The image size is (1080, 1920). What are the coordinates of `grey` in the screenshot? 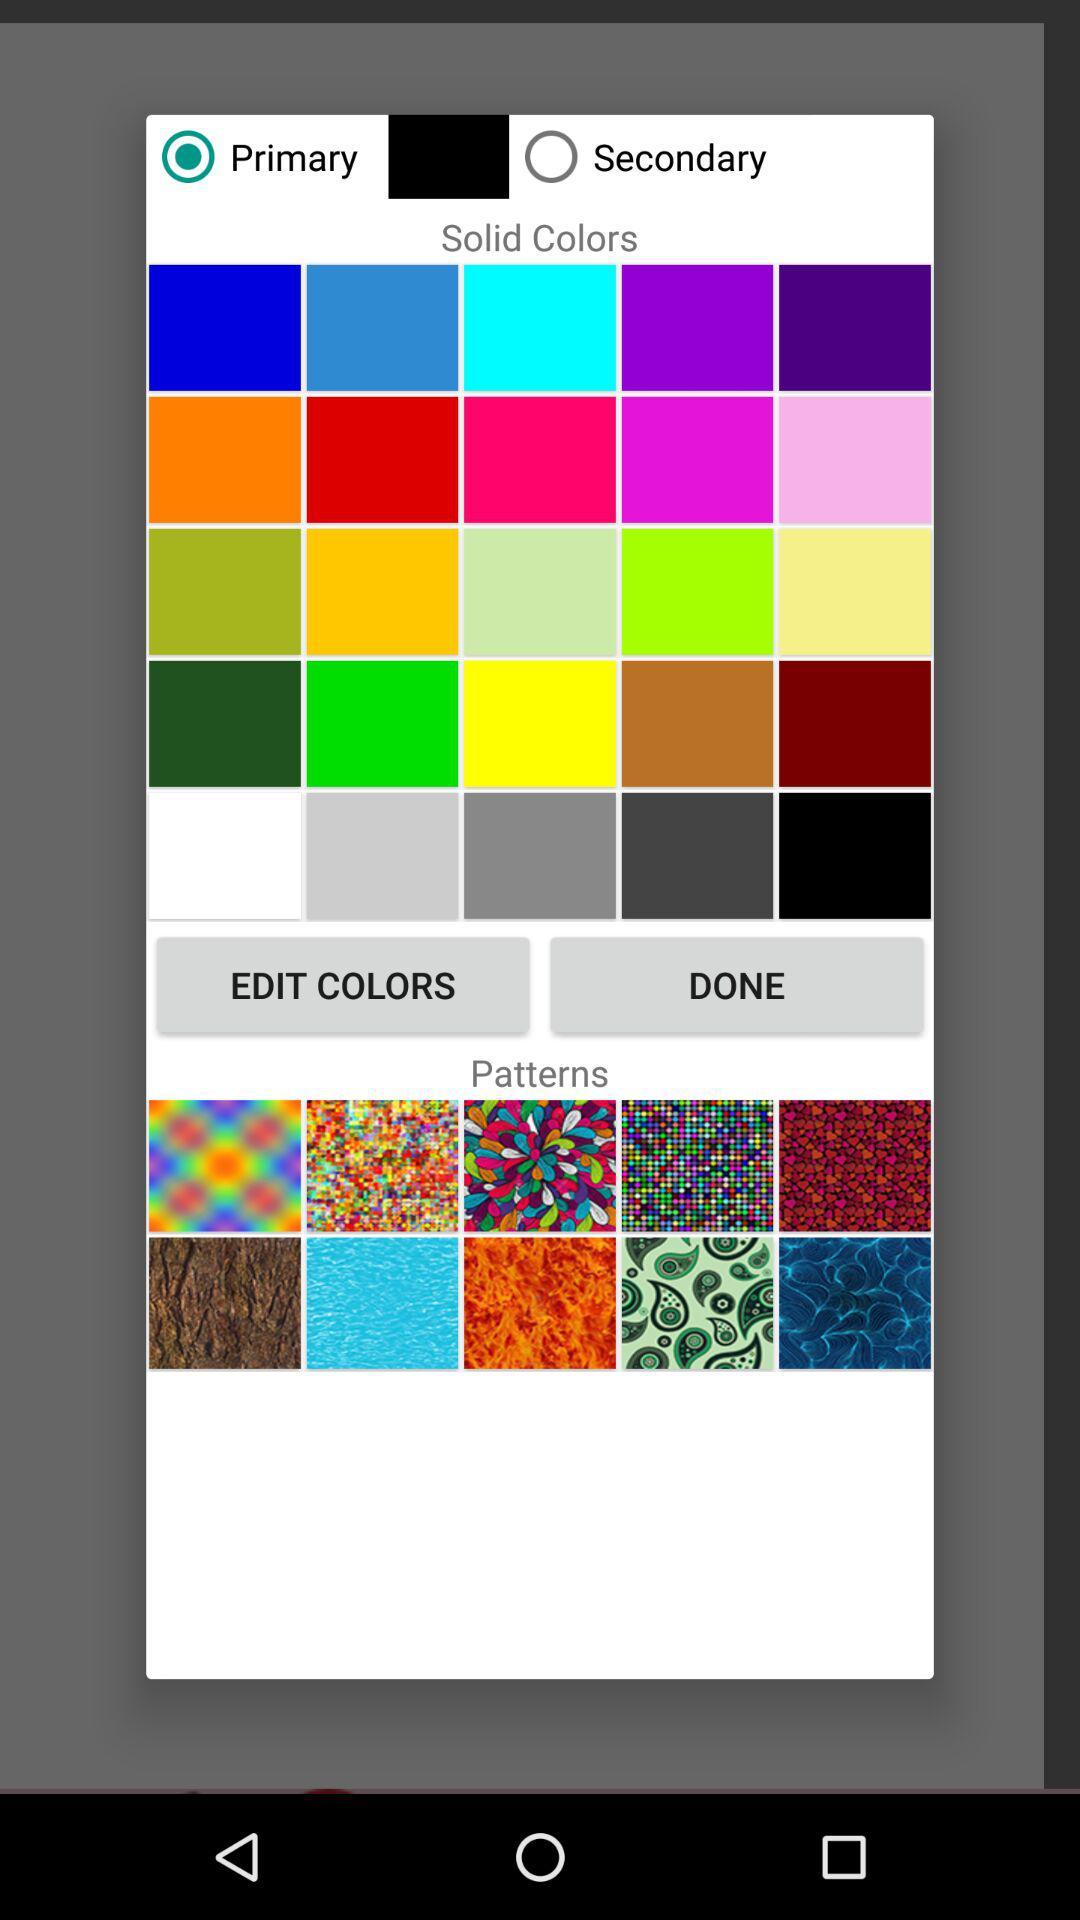 It's located at (540, 855).